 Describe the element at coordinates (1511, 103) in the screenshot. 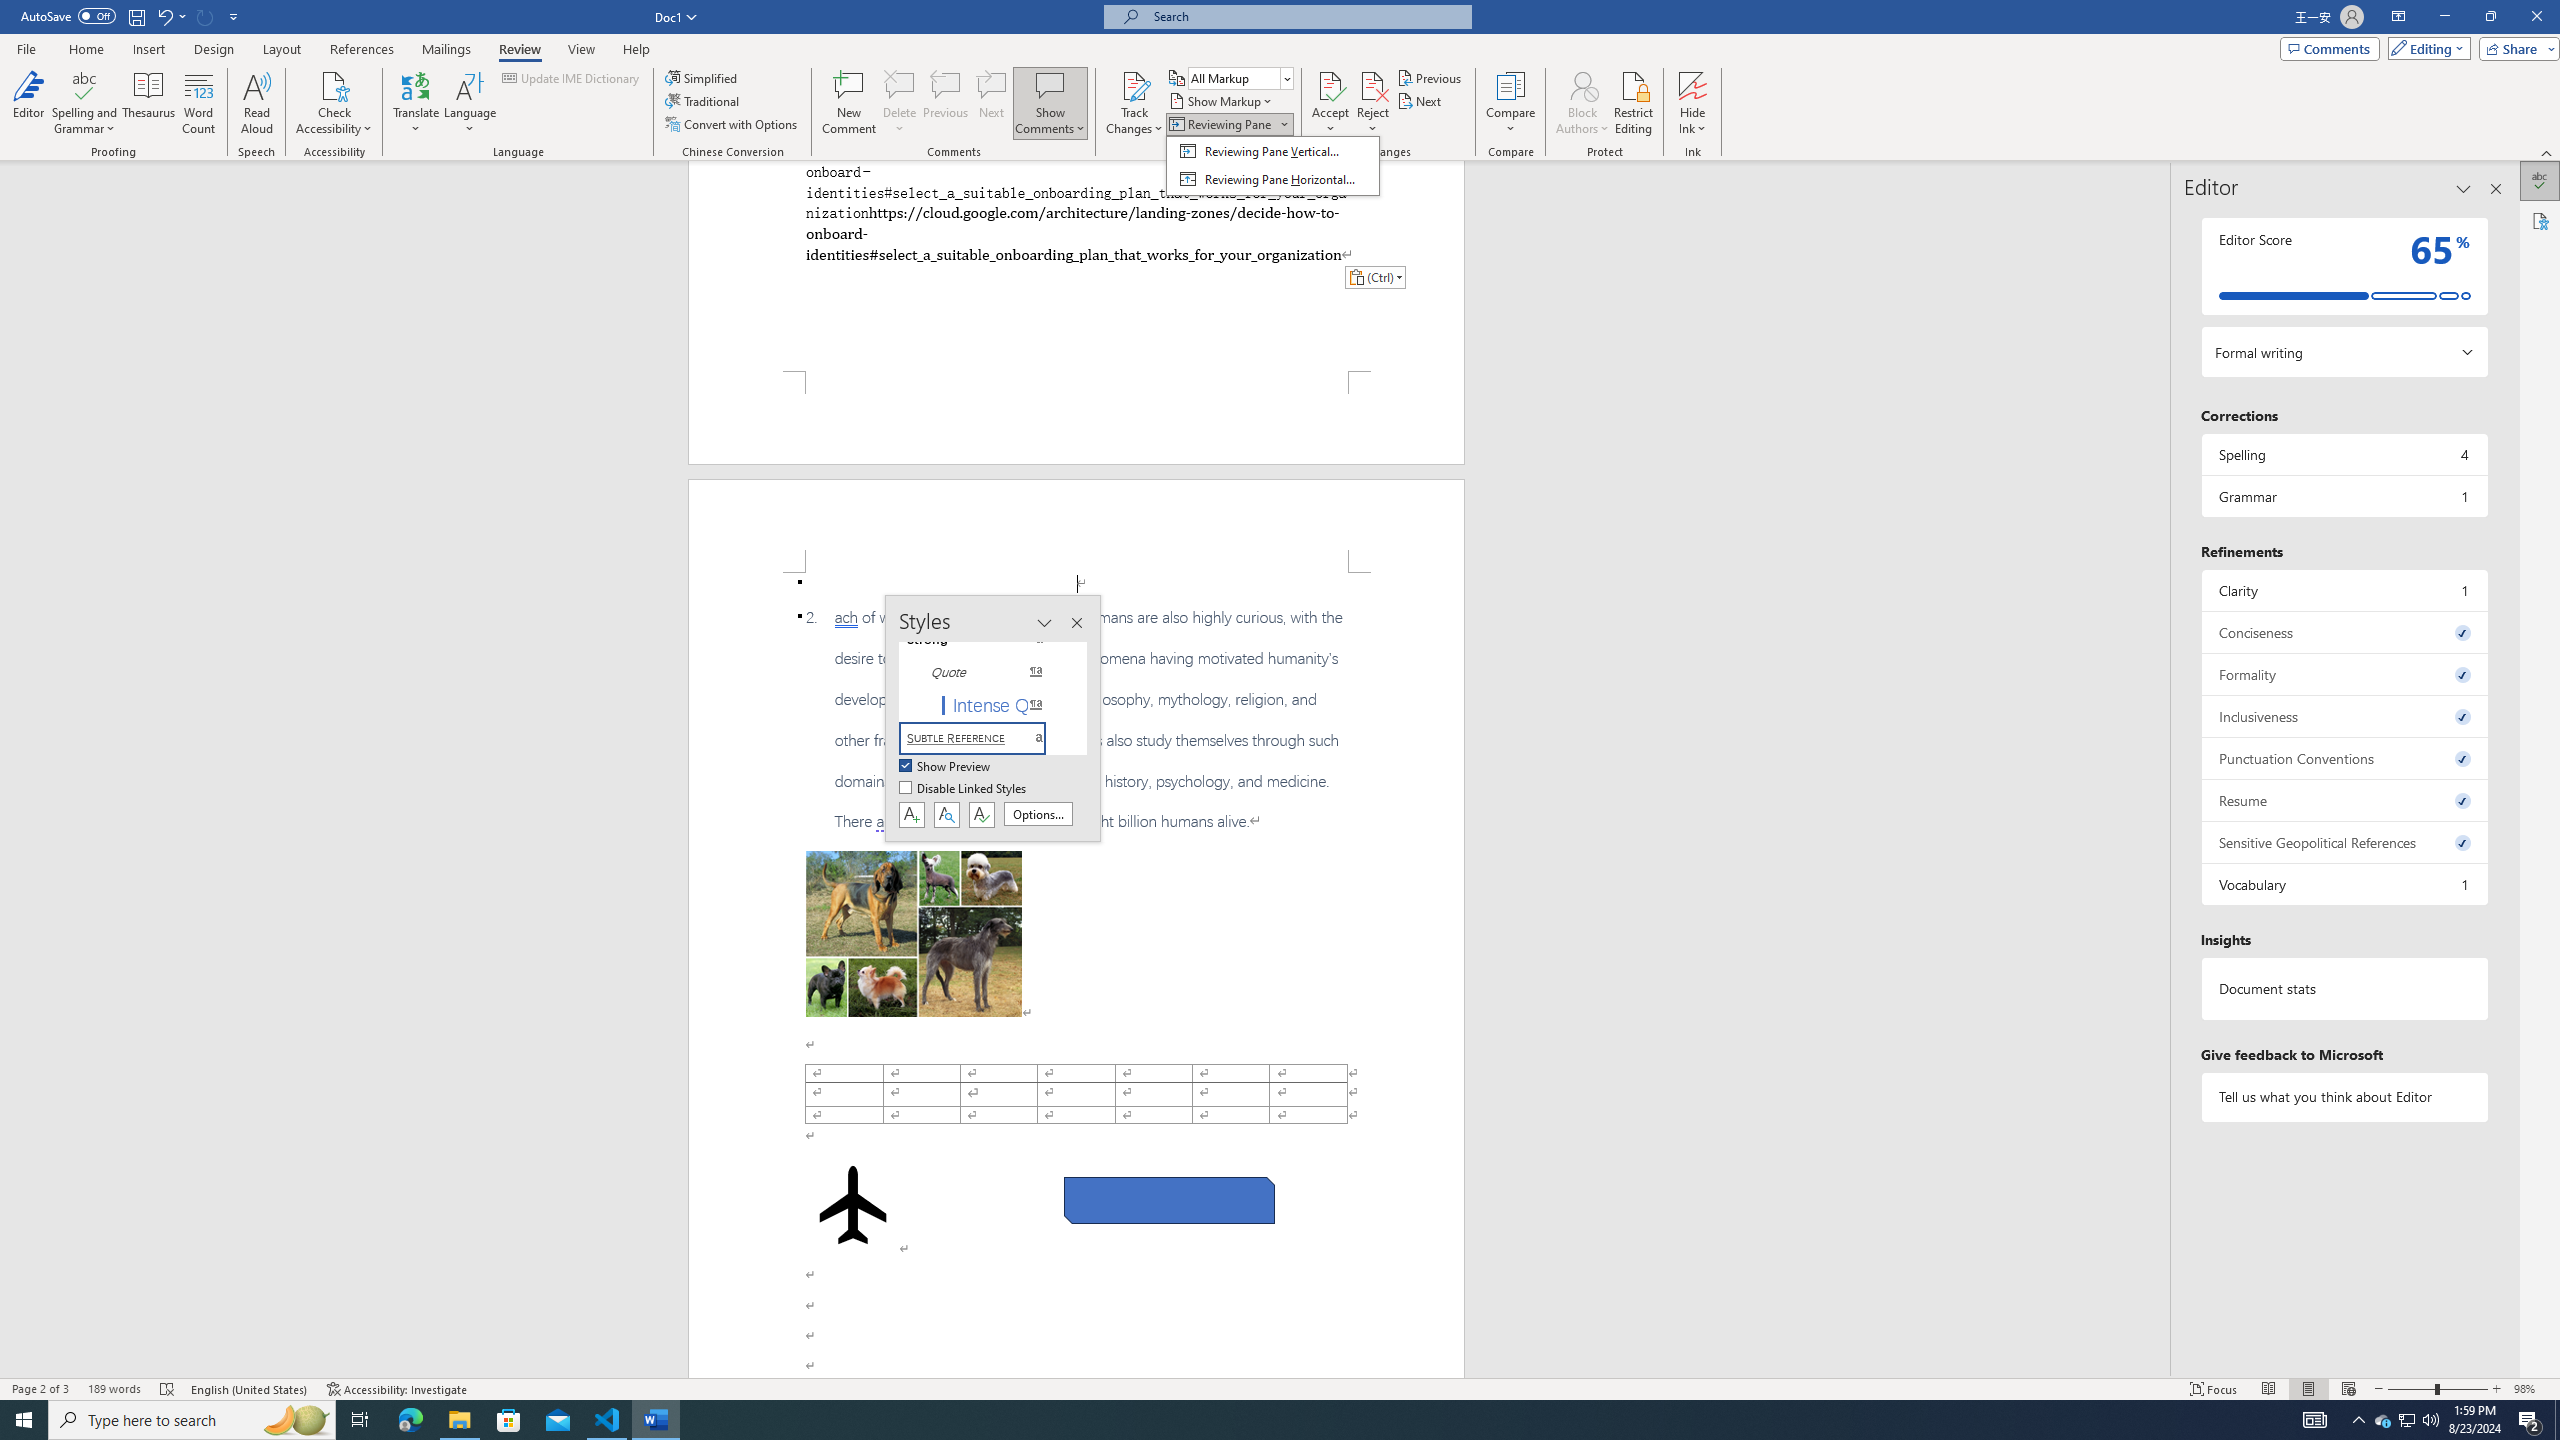

I see `'Compare'` at that location.